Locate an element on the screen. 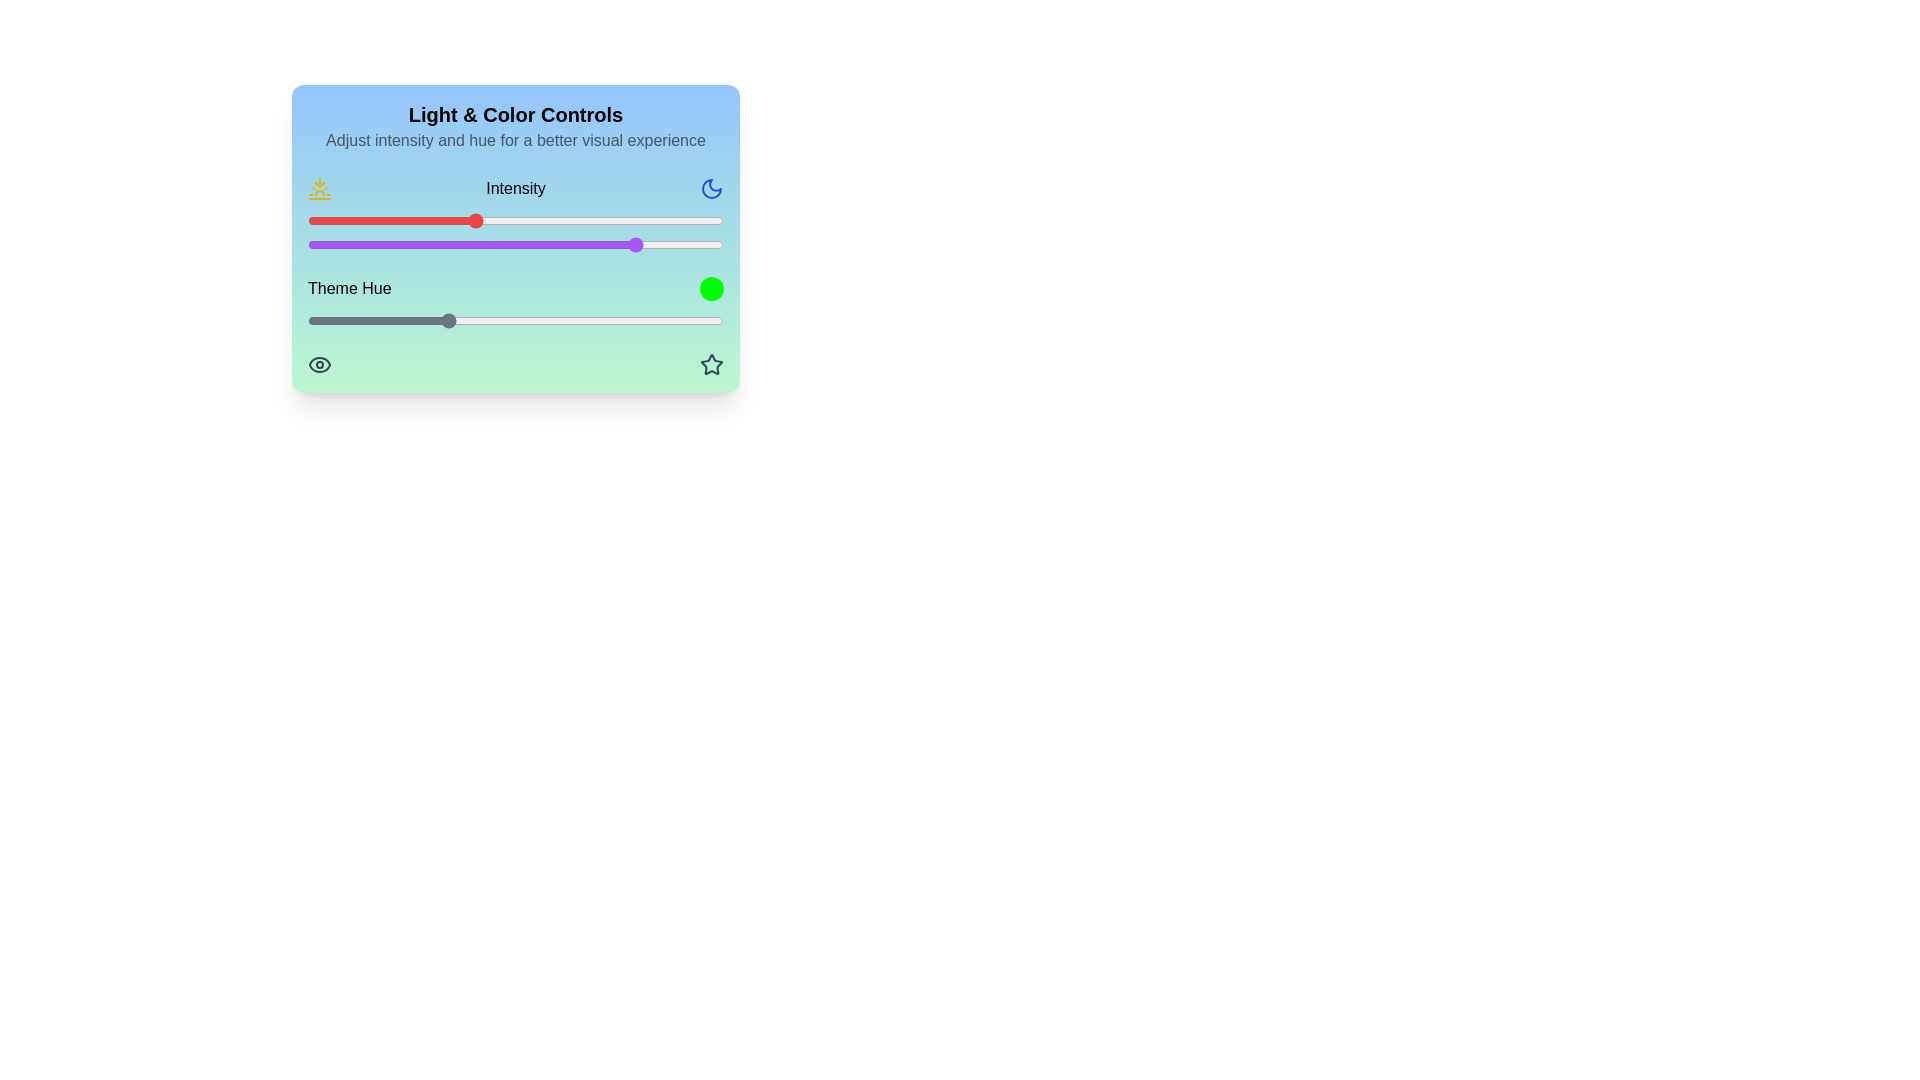  the theme hue is located at coordinates (666, 319).